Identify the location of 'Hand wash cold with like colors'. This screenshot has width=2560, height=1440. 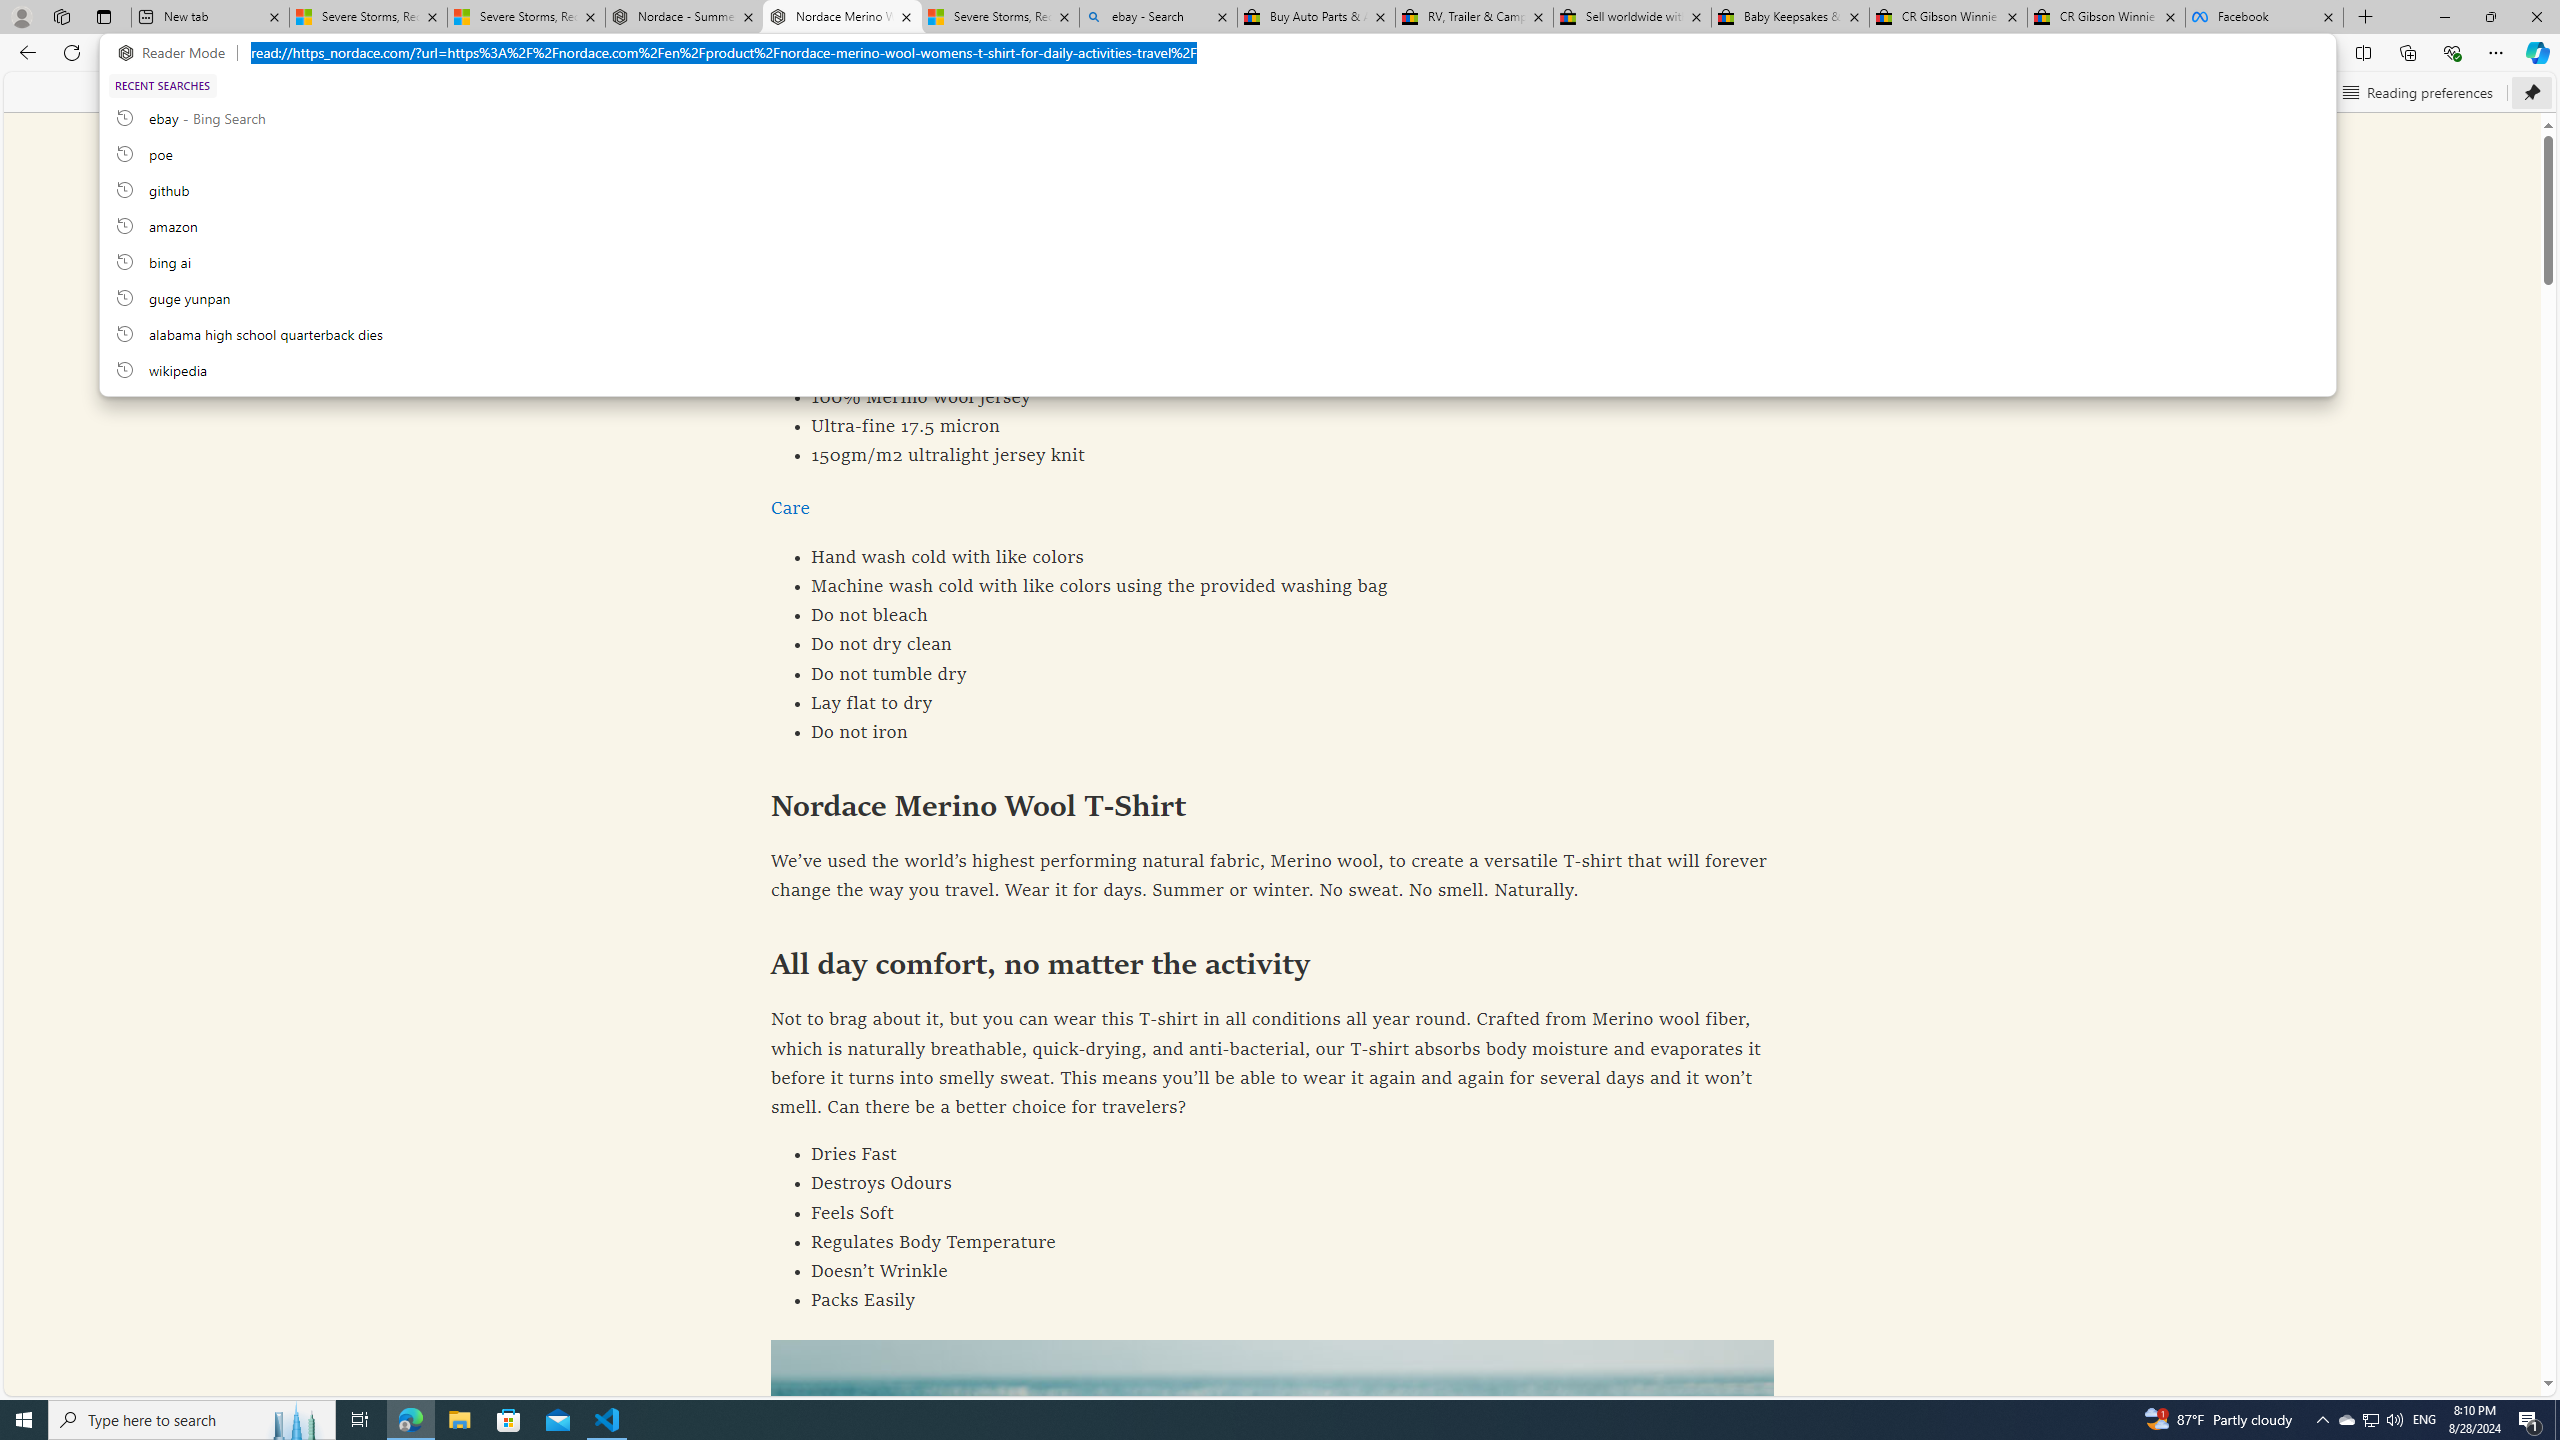
(1272, 558).